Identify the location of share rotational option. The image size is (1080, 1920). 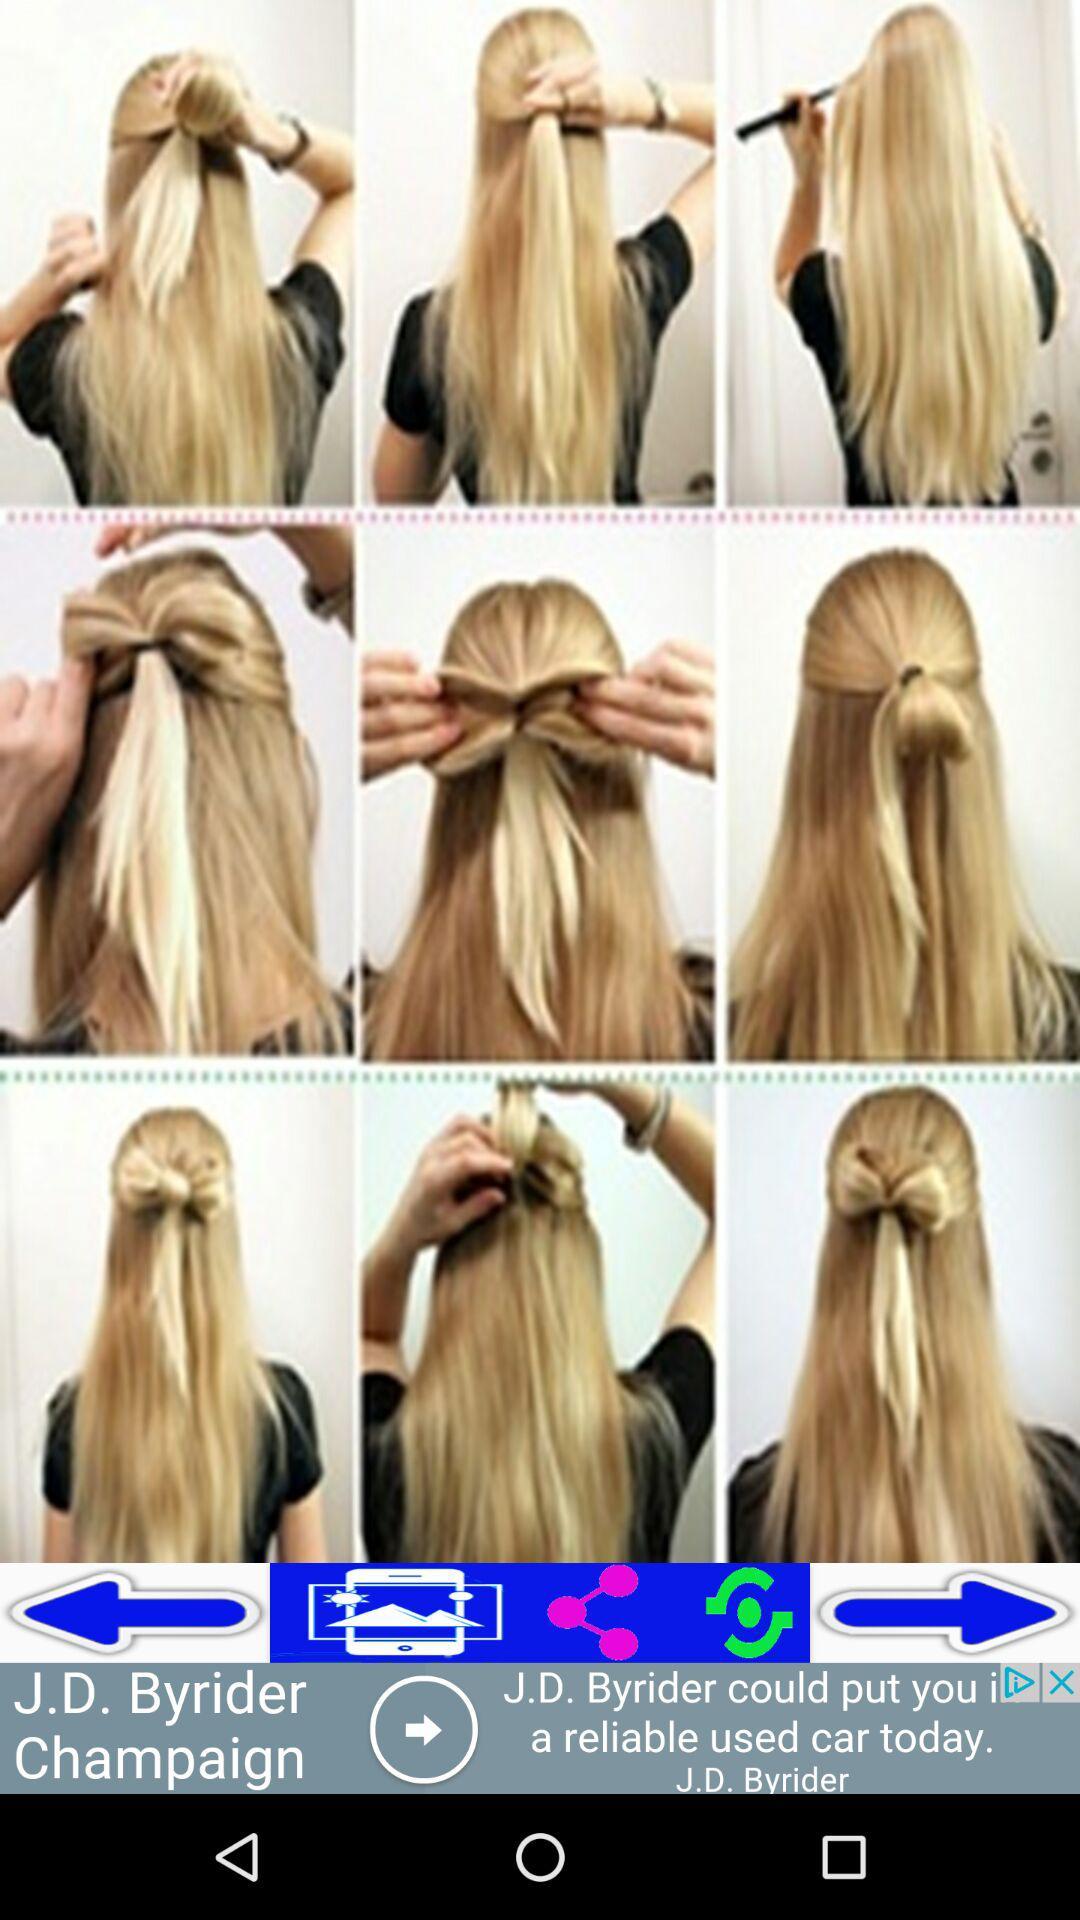
(675, 1612).